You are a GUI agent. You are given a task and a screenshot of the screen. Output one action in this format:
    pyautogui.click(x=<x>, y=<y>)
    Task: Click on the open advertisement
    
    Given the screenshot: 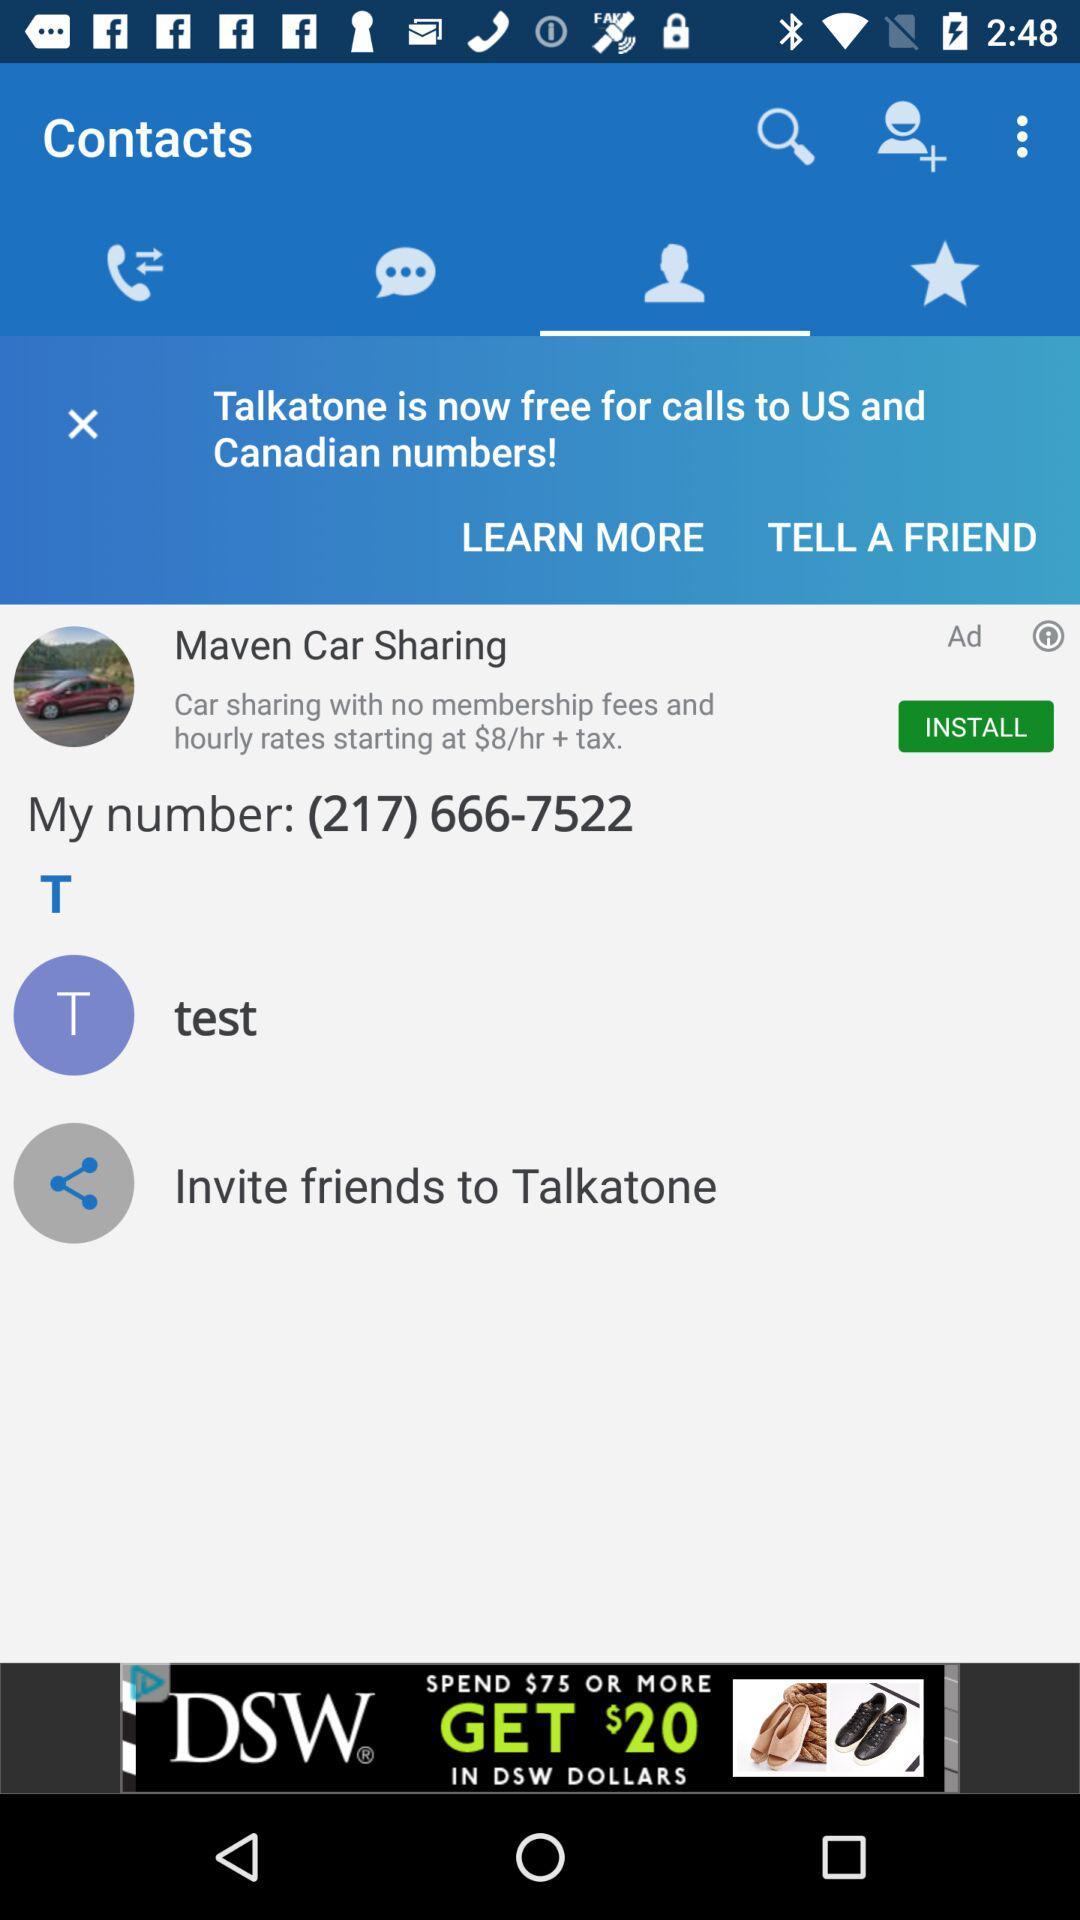 What is the action you would take?
    pyautogui.click(x=540, y=1727)
    